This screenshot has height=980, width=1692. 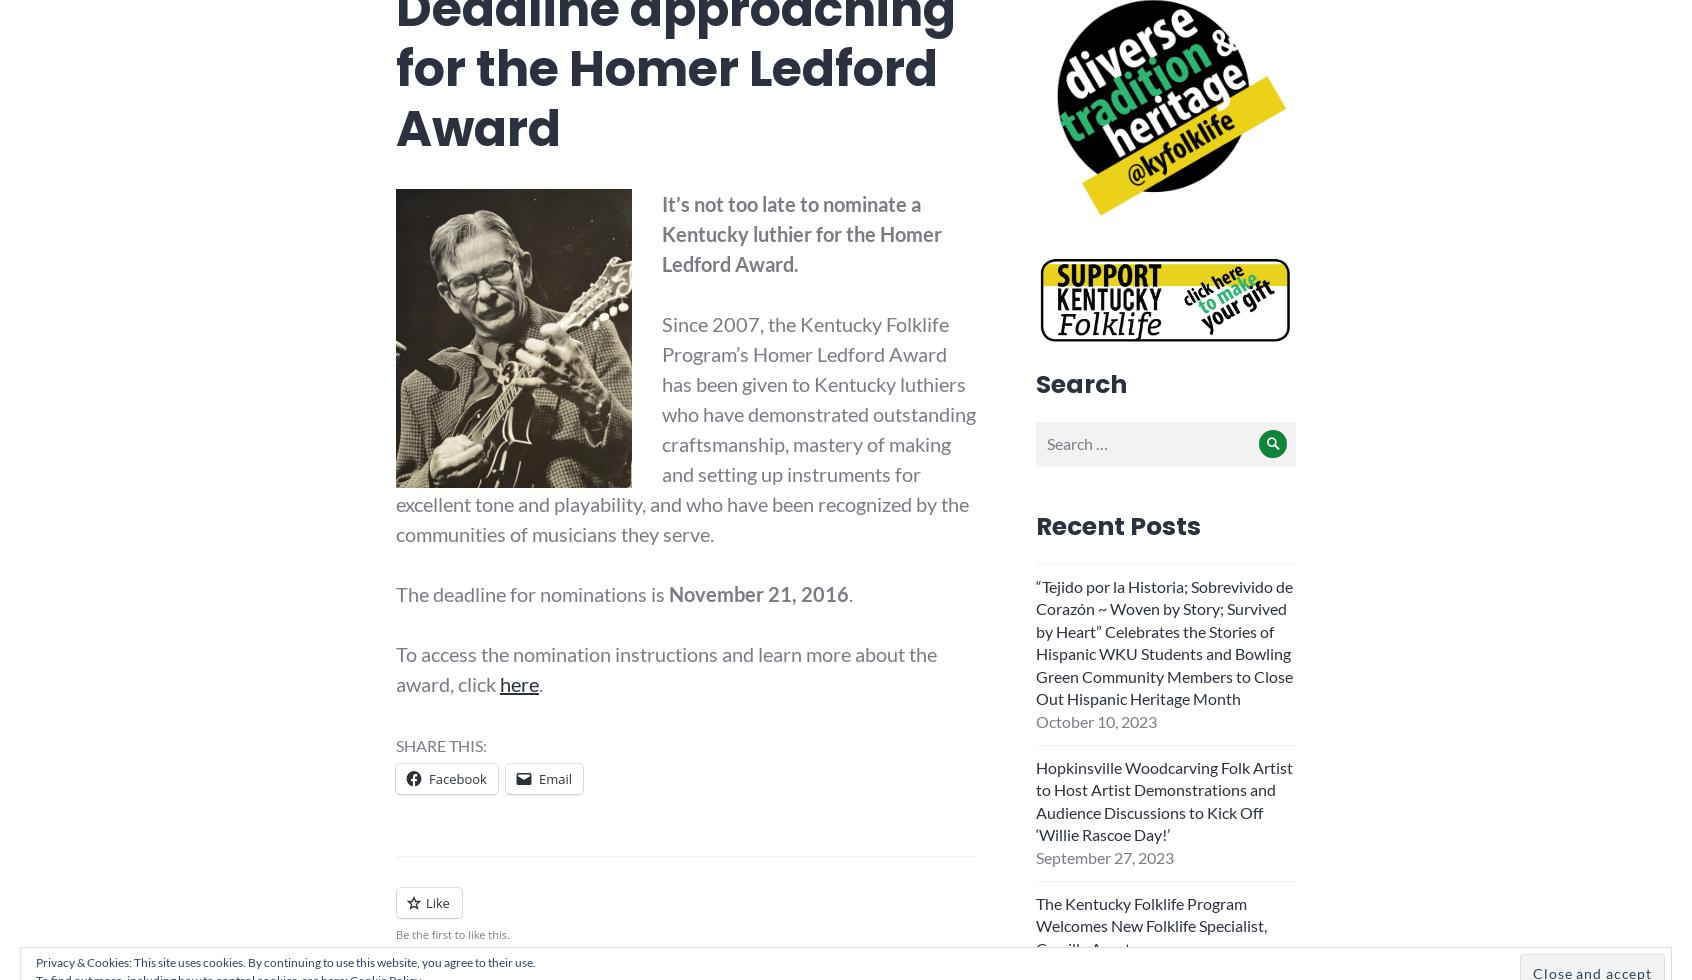 What do you see at coordinates (1149, 925) in the screenshot?
I see `'The Kentucky Folklife Program Welcomes New Folklife Specialist, Camille Acosta'` at bounding box center [1149, 925].